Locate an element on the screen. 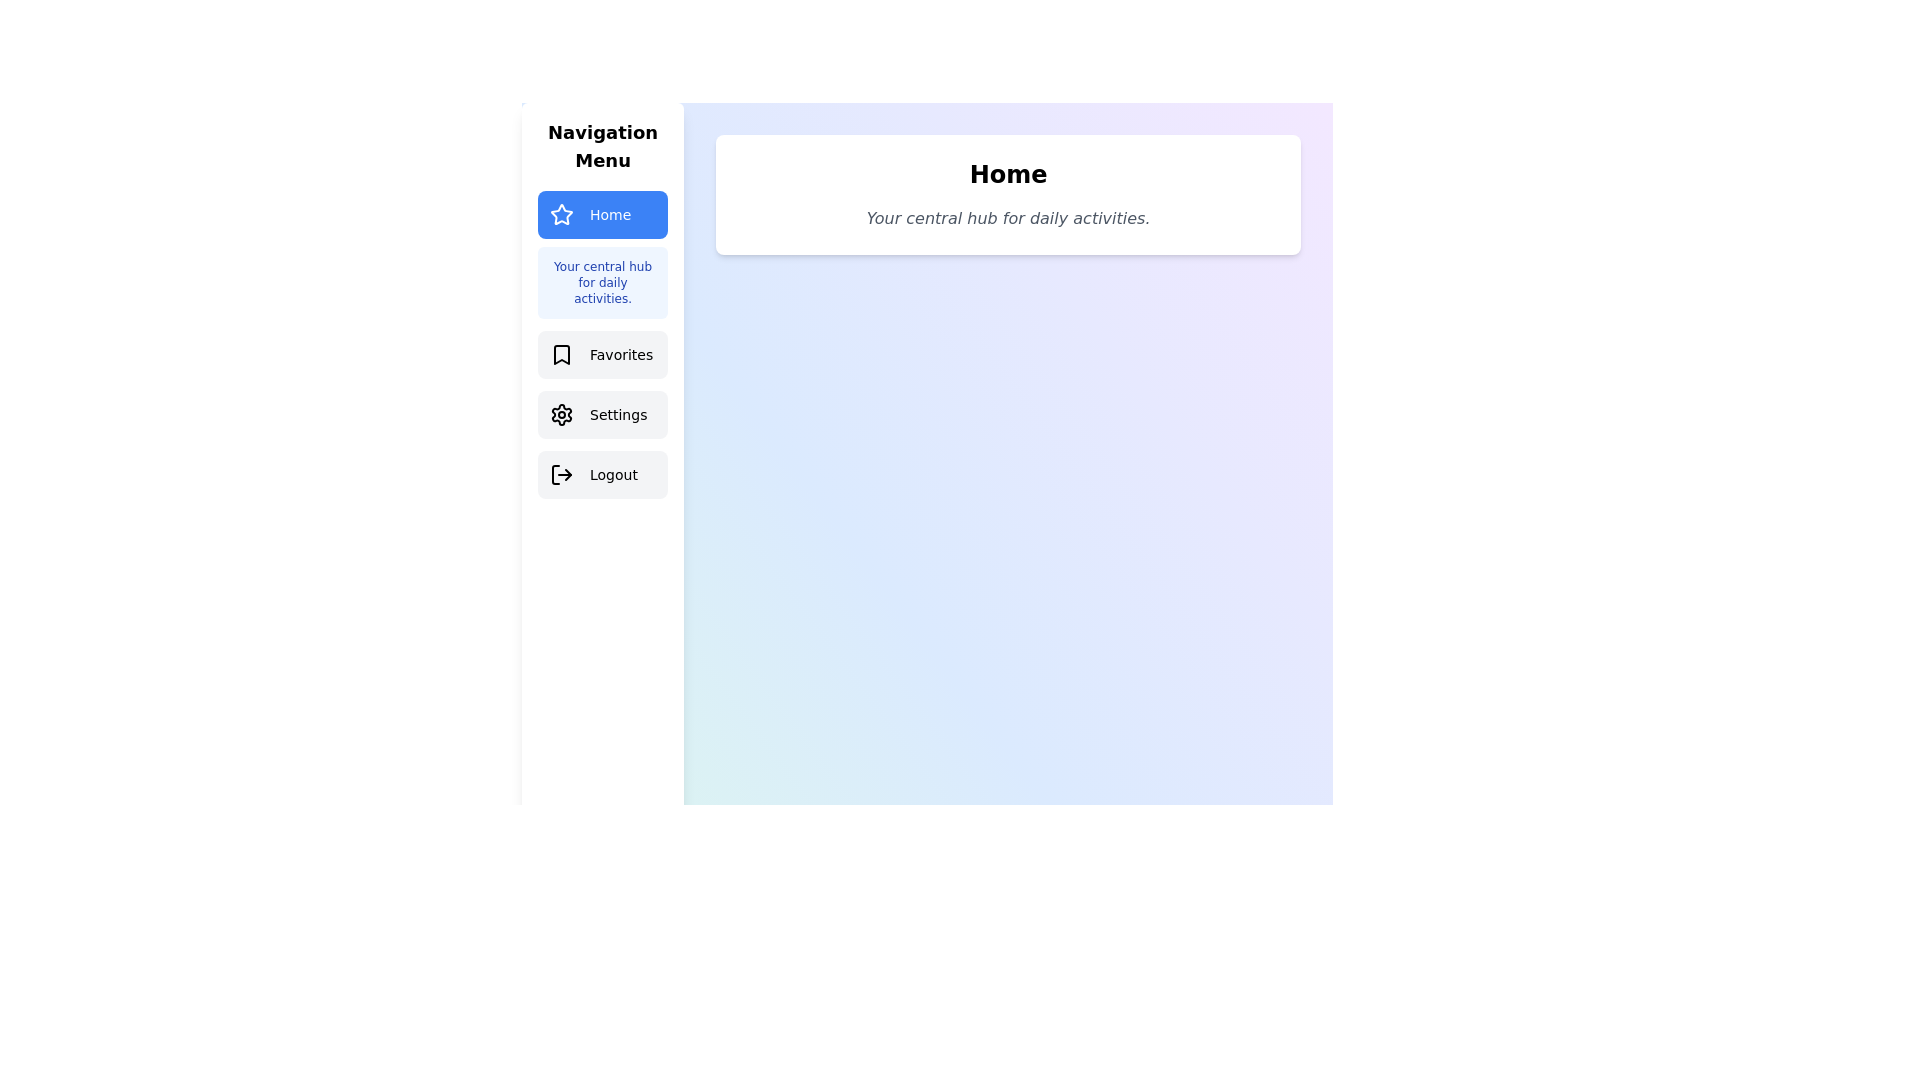 The width and height of the screenshot is (1920, 1080). the menu tab Settings to preview its interaction is located at coordinates (602, 414).